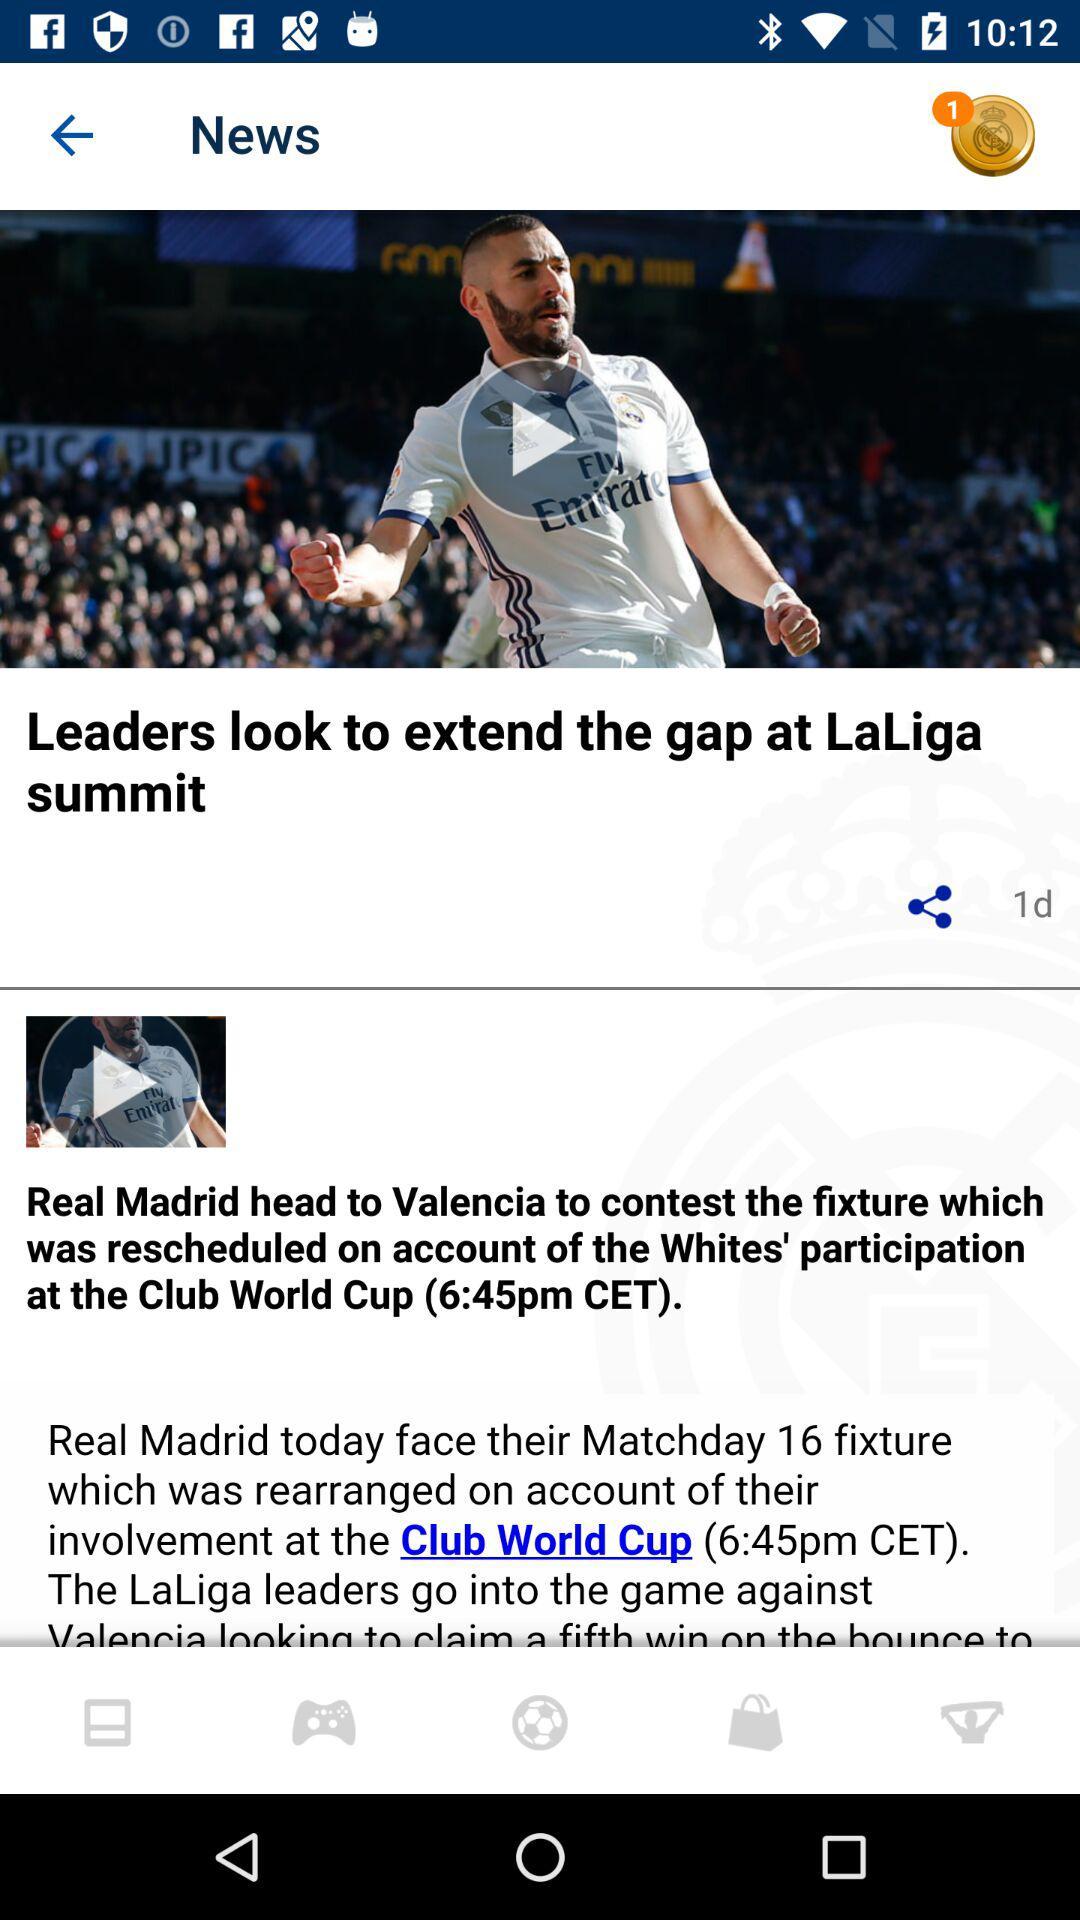  Describe the element at coordinates (540, 437) in the screenshot. I see `the play icon` at that location.